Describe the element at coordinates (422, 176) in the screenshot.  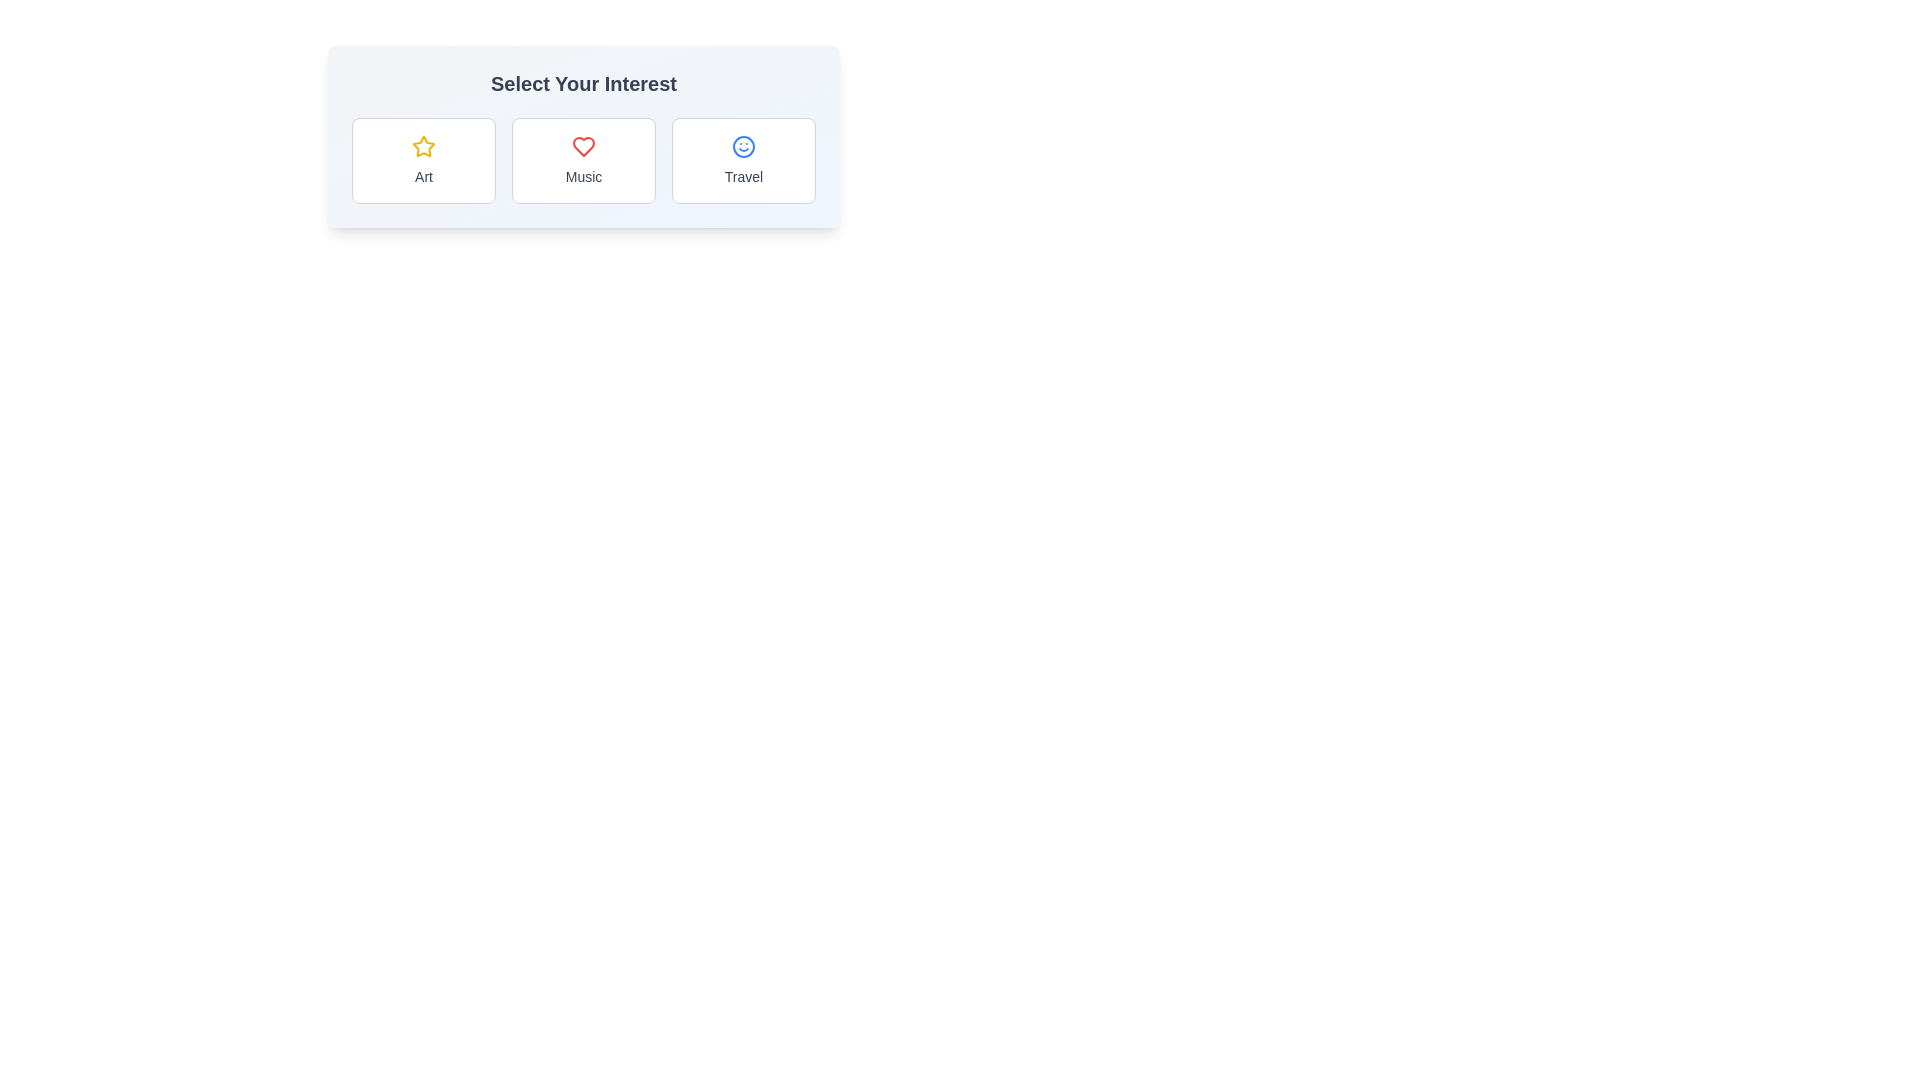
I see `the descriptive text label that provides context for the associated option in the bordered rectangular card with a star-shaped icon indicating the 'Art' category` at that location.